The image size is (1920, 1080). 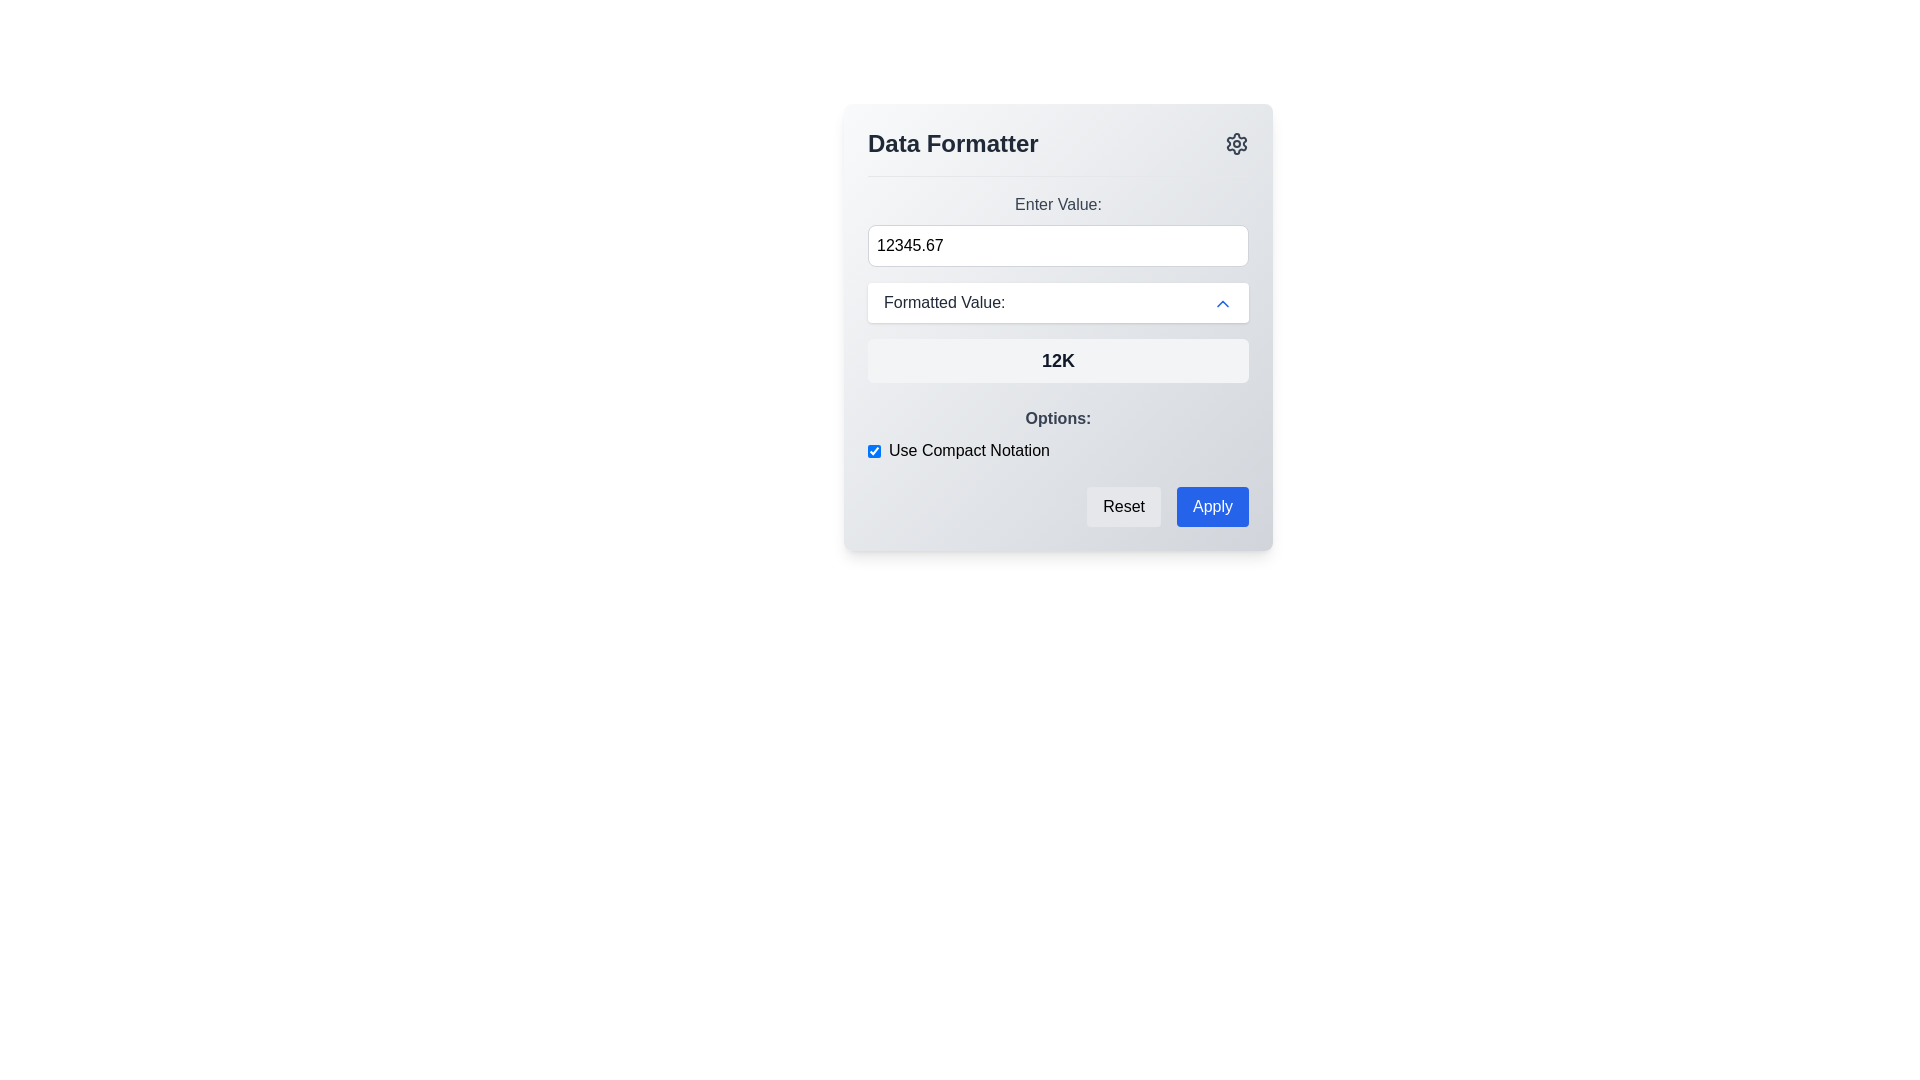 What do you see at coordinates (1057, 434) in the screenshot?
I see `the checkbox for 'Use Compact Notation' located in the 'Options:' section of the 'Data Formatter' dialog` at bounding box center [1057, 434].